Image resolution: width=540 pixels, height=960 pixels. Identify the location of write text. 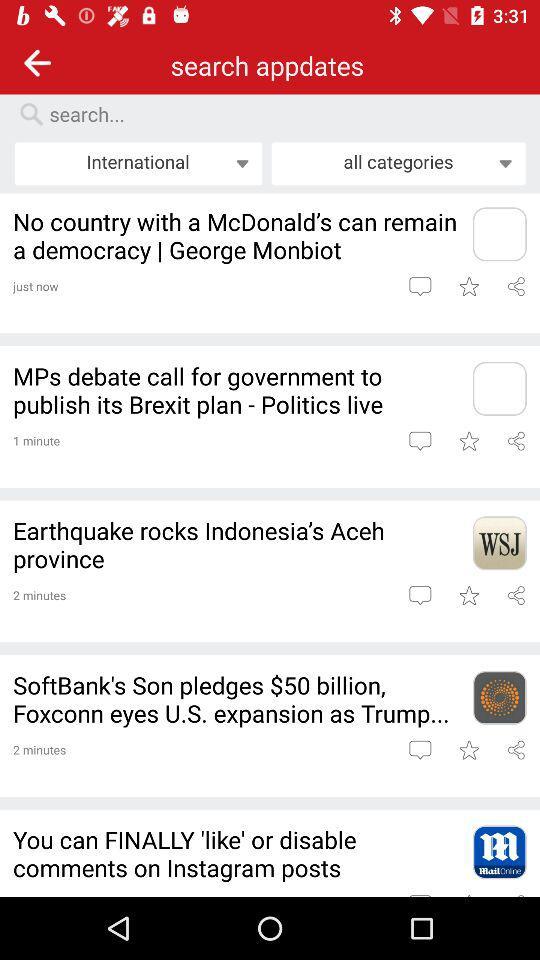
(419, 441).